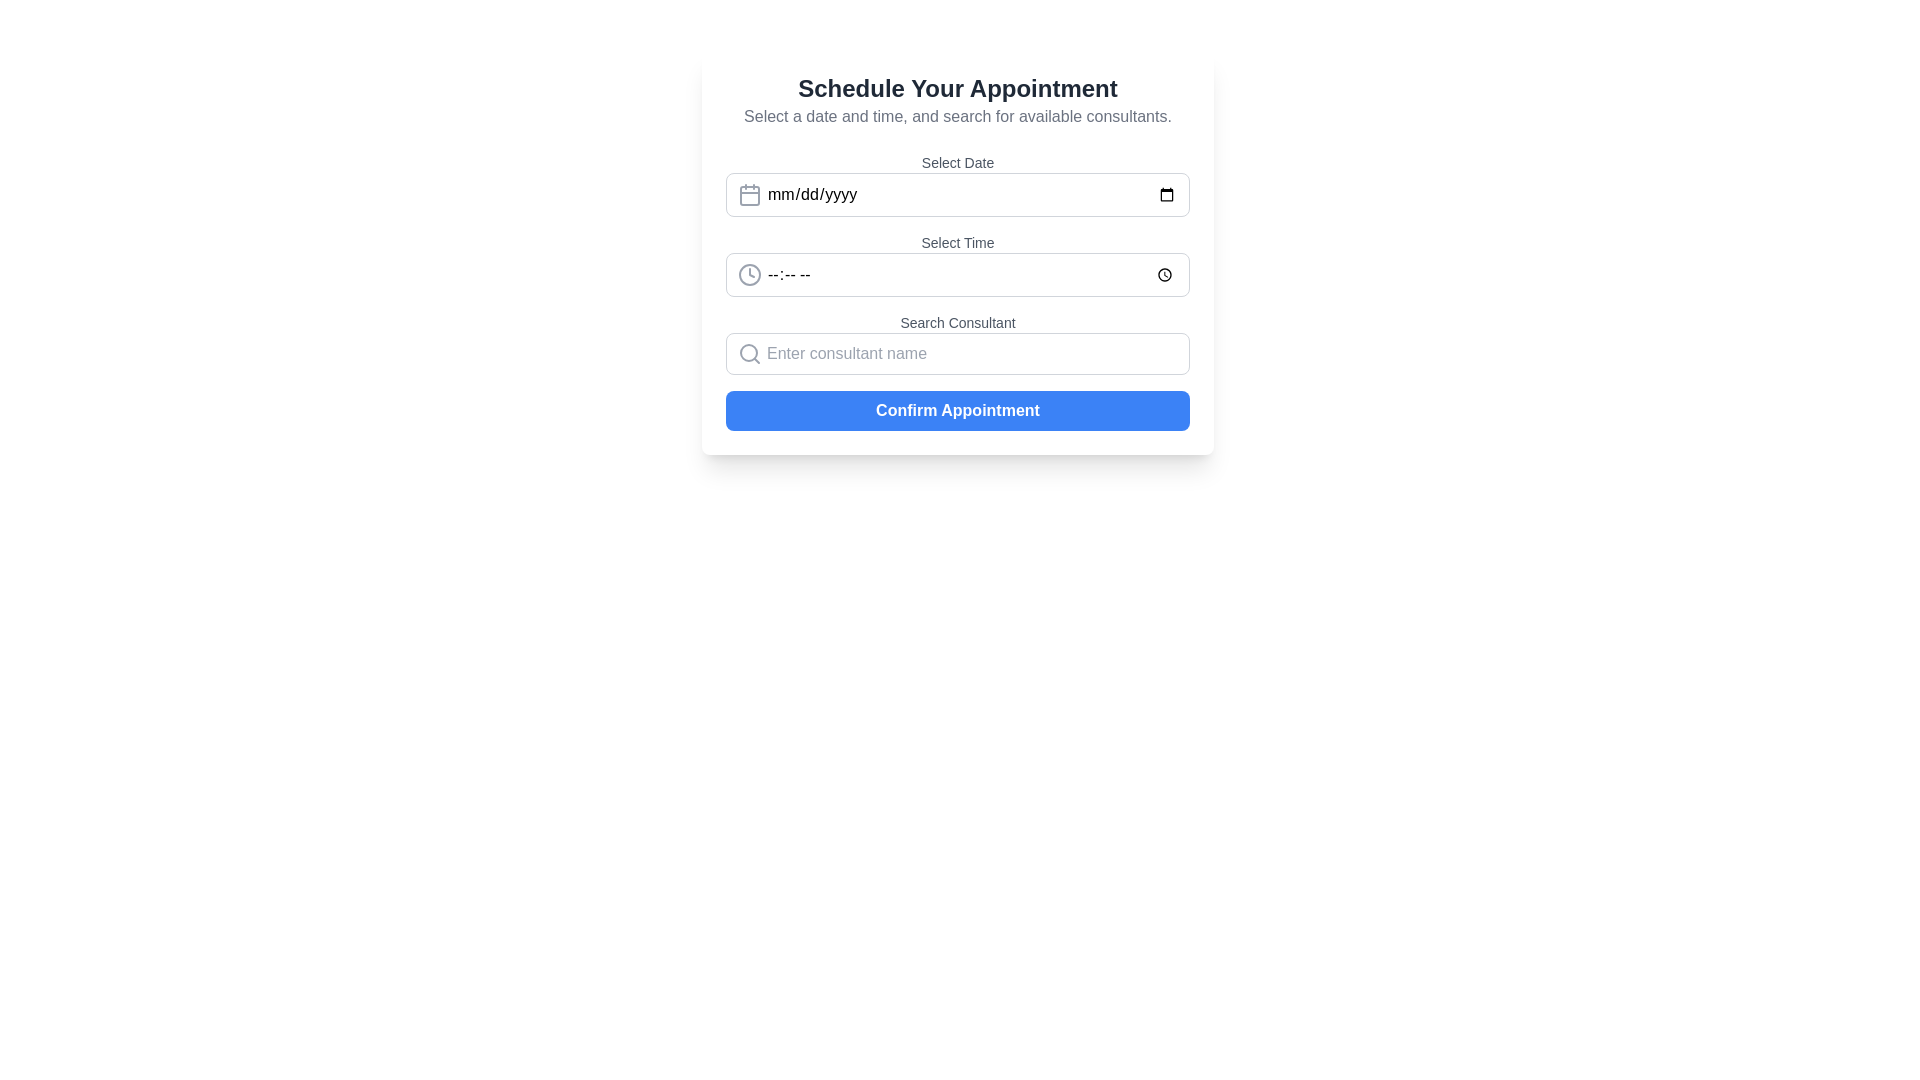  Describe the element at coordinates (957, 250) in the screenshot. I see `properties of the Time selection input field located beneath the 'Select Date' field and above the 'Search Consultant' field in the form` at that location.